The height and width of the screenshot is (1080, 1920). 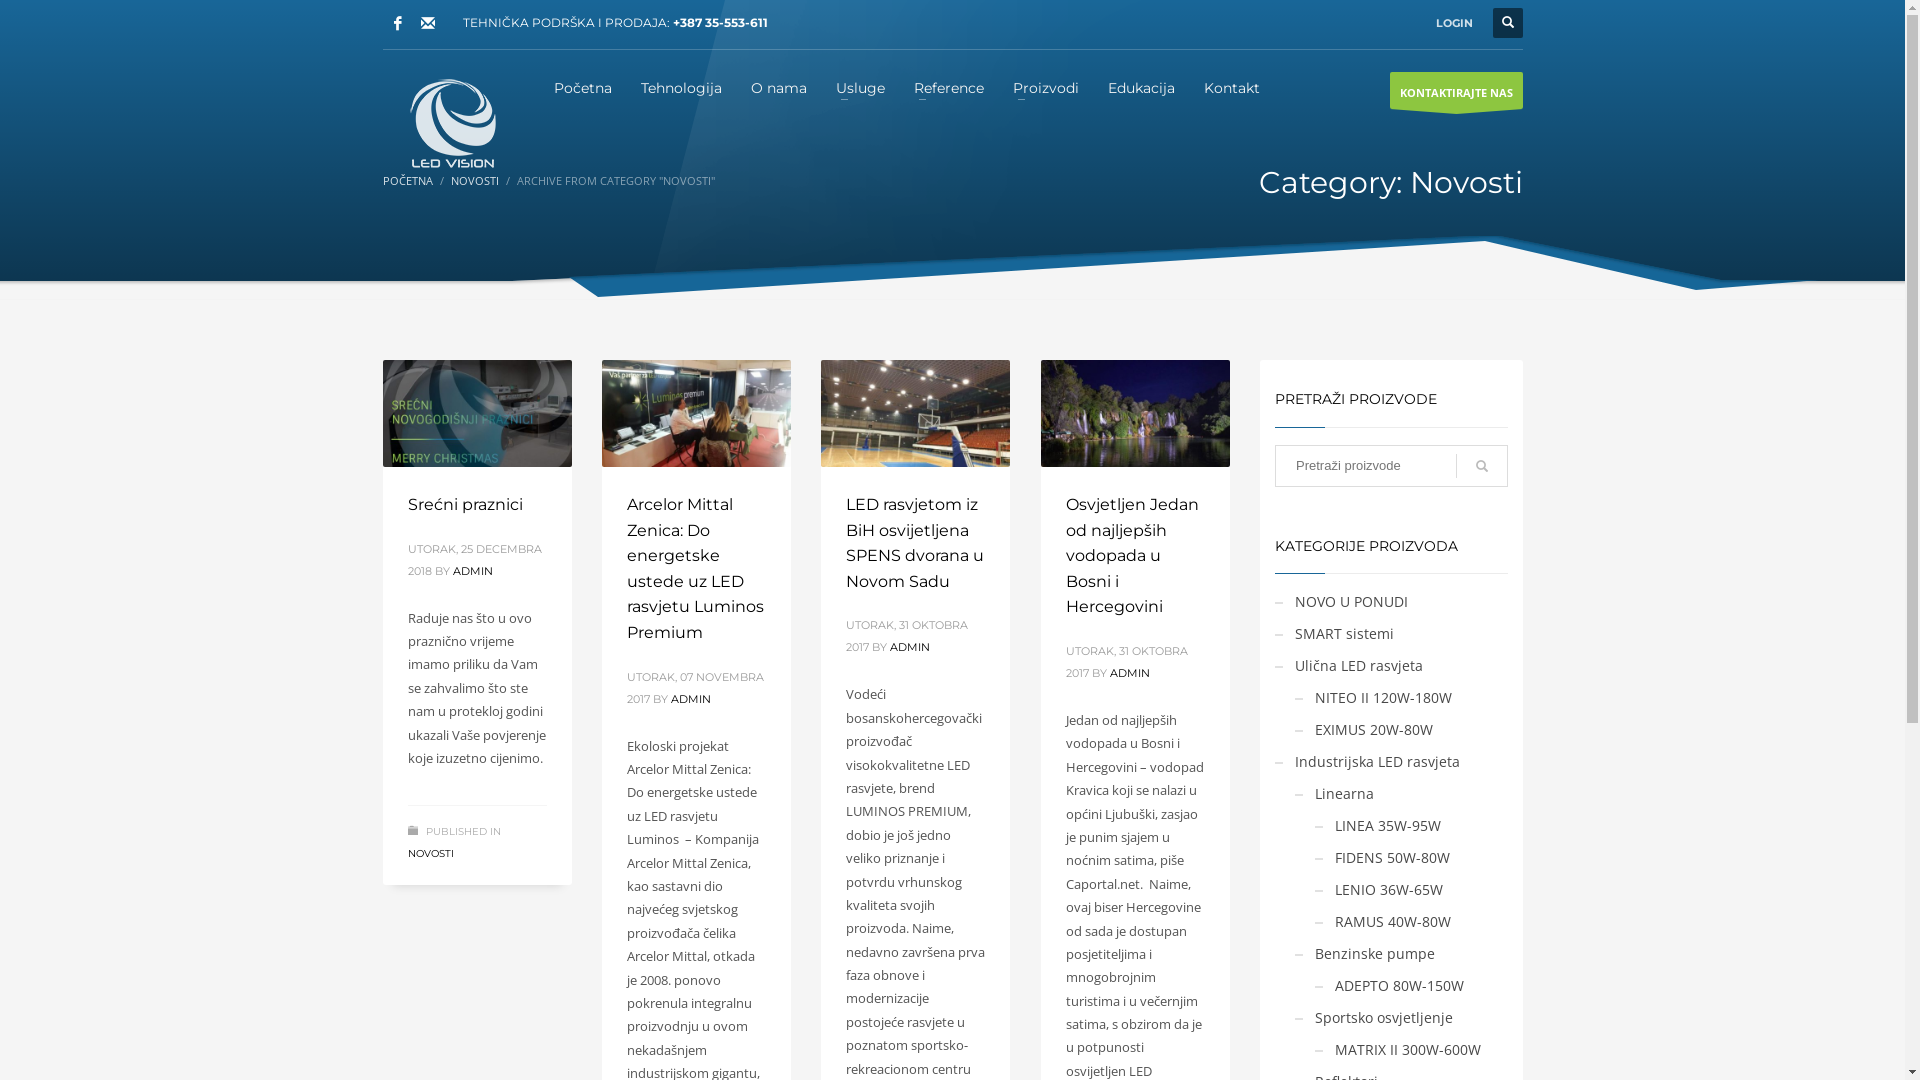 I want to click on 'NOVOSTI', so click(x=473, y=180).